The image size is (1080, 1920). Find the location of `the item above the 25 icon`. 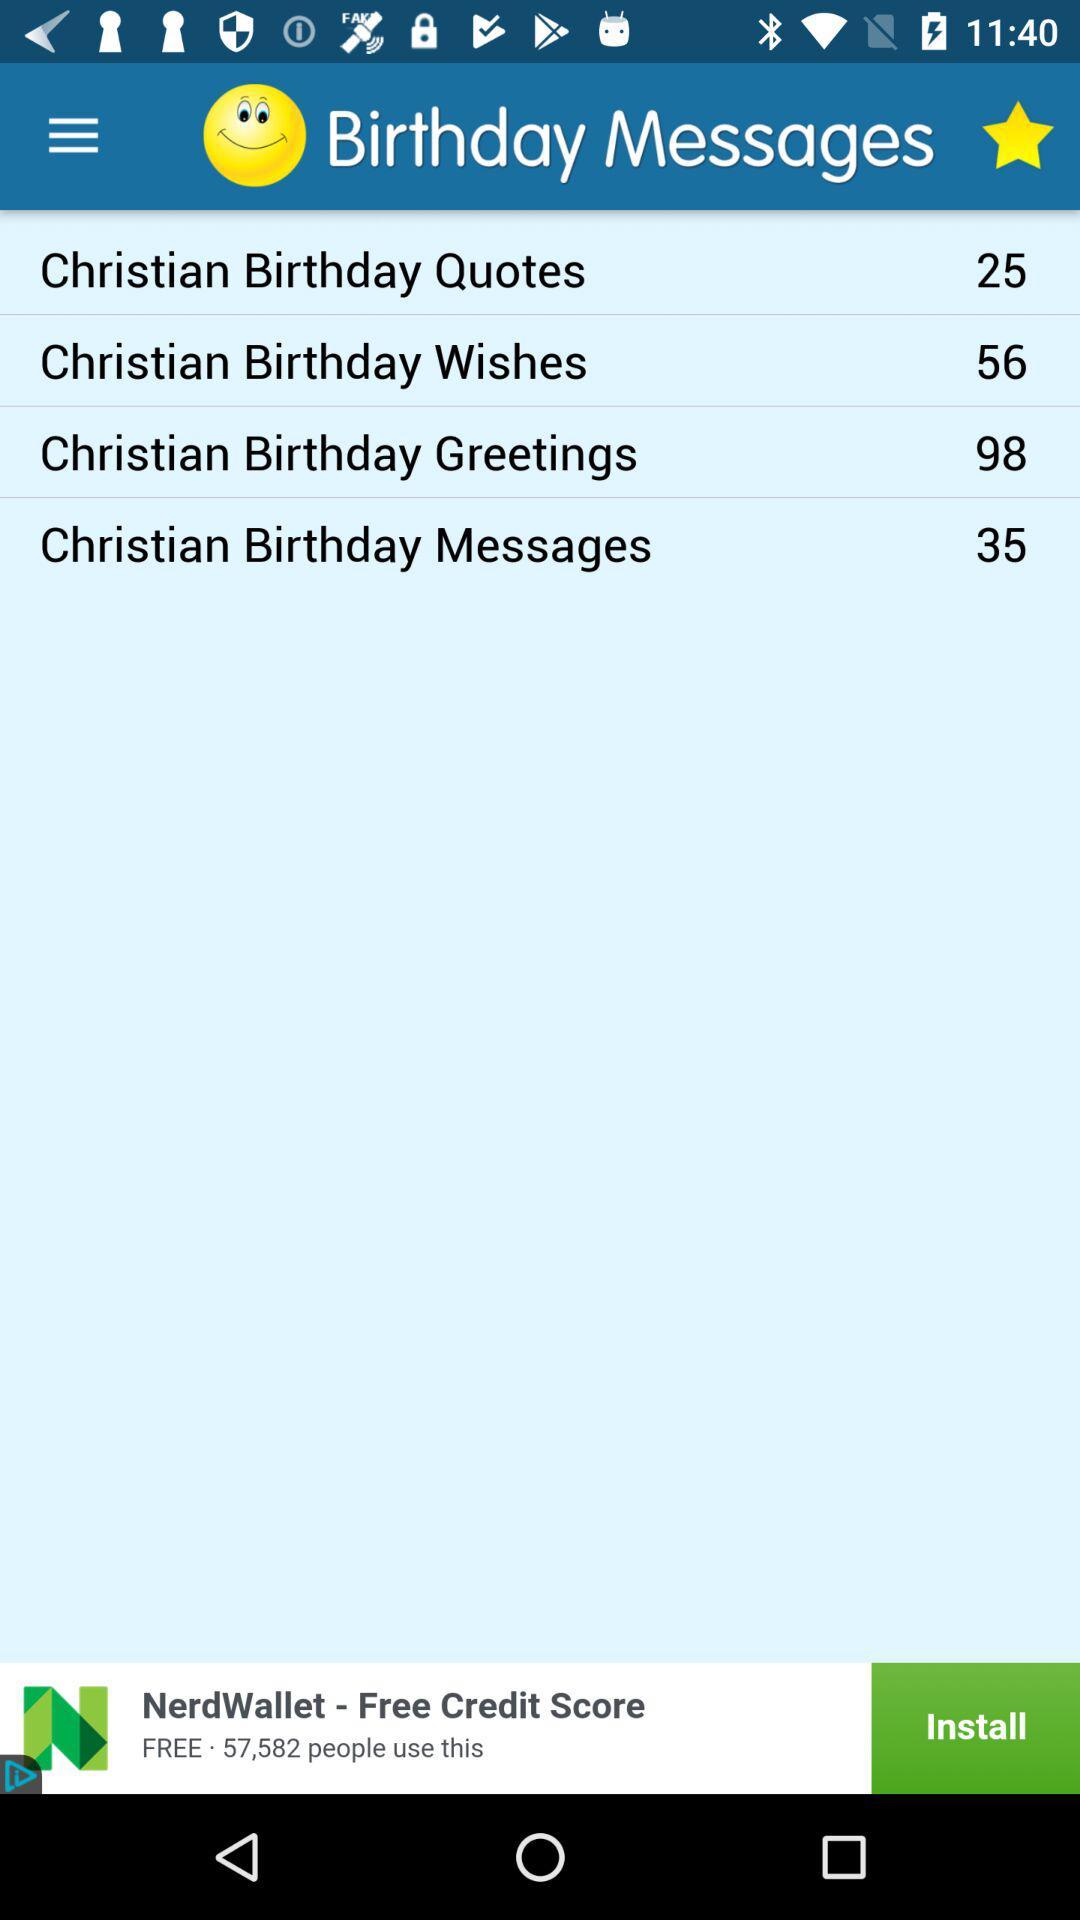

the item above the 25 icon is located at coordinates (1017, 135).